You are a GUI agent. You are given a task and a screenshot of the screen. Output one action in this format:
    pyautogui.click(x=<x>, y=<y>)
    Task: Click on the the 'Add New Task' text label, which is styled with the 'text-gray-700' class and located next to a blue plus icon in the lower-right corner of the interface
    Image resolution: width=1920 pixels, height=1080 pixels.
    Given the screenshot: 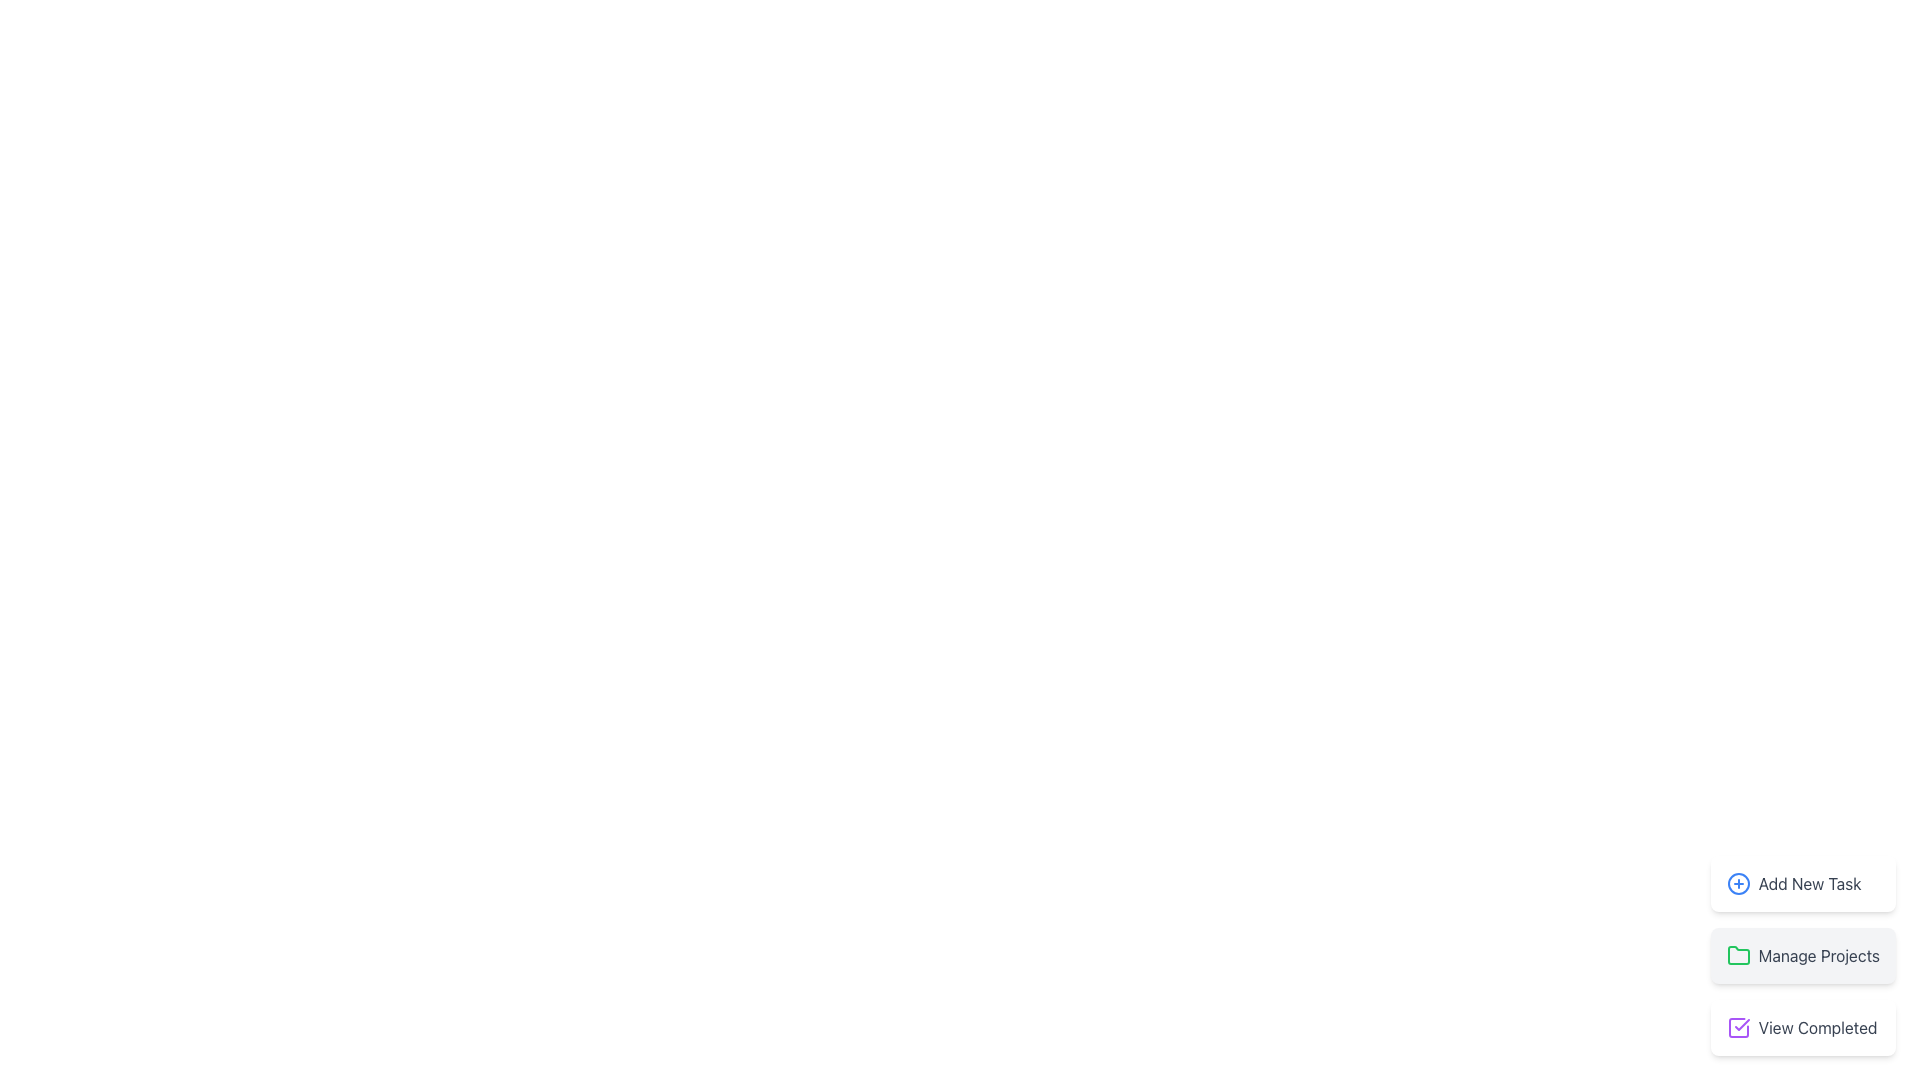 What is the action you would take?
    pyautogui.click(x=1810, y=882)
    